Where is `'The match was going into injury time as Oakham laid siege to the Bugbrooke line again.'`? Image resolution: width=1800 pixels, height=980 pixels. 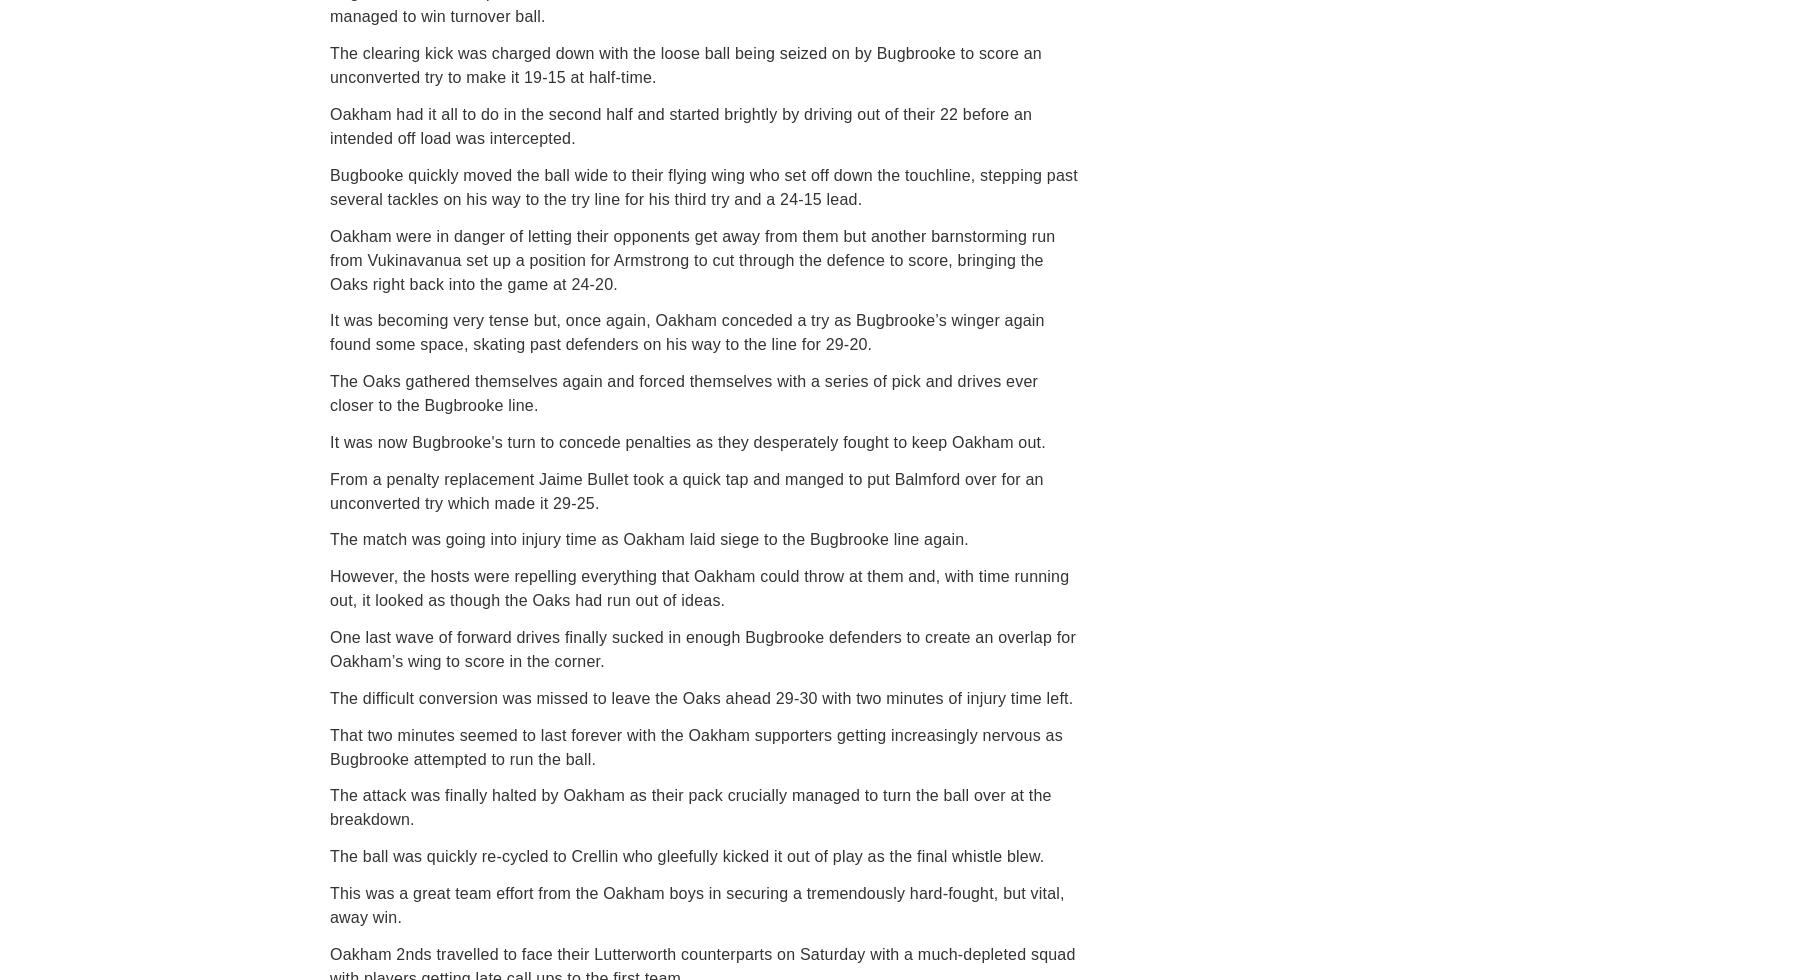
'The match was going into injury time as Oakham laid siege to the Bugbrooke line again.' is located at coordinates (649, 539).